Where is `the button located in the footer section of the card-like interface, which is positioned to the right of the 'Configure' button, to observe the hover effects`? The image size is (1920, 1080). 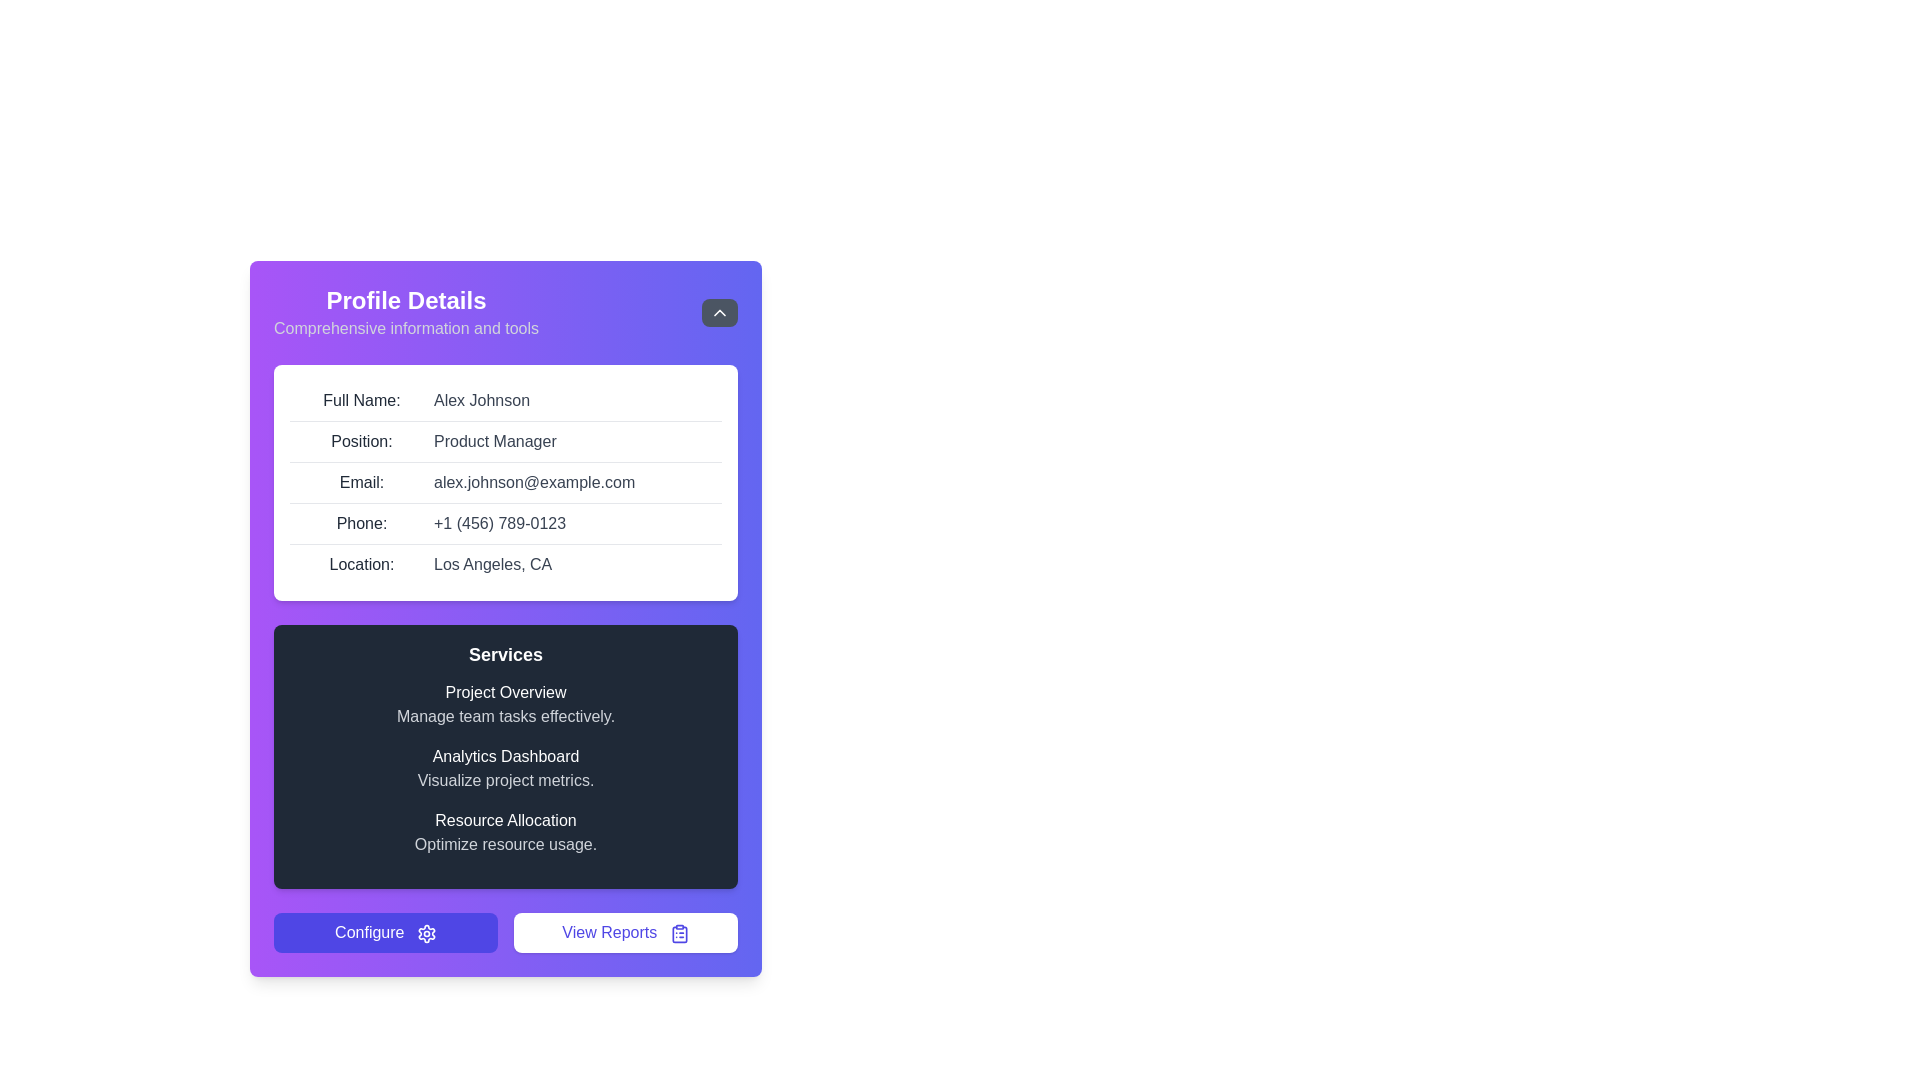
the button located in the footer section of the card-like interface, which is positioned to the right of the 'Configure' button, to observe the hover effects is located at coordinates (624, 933).